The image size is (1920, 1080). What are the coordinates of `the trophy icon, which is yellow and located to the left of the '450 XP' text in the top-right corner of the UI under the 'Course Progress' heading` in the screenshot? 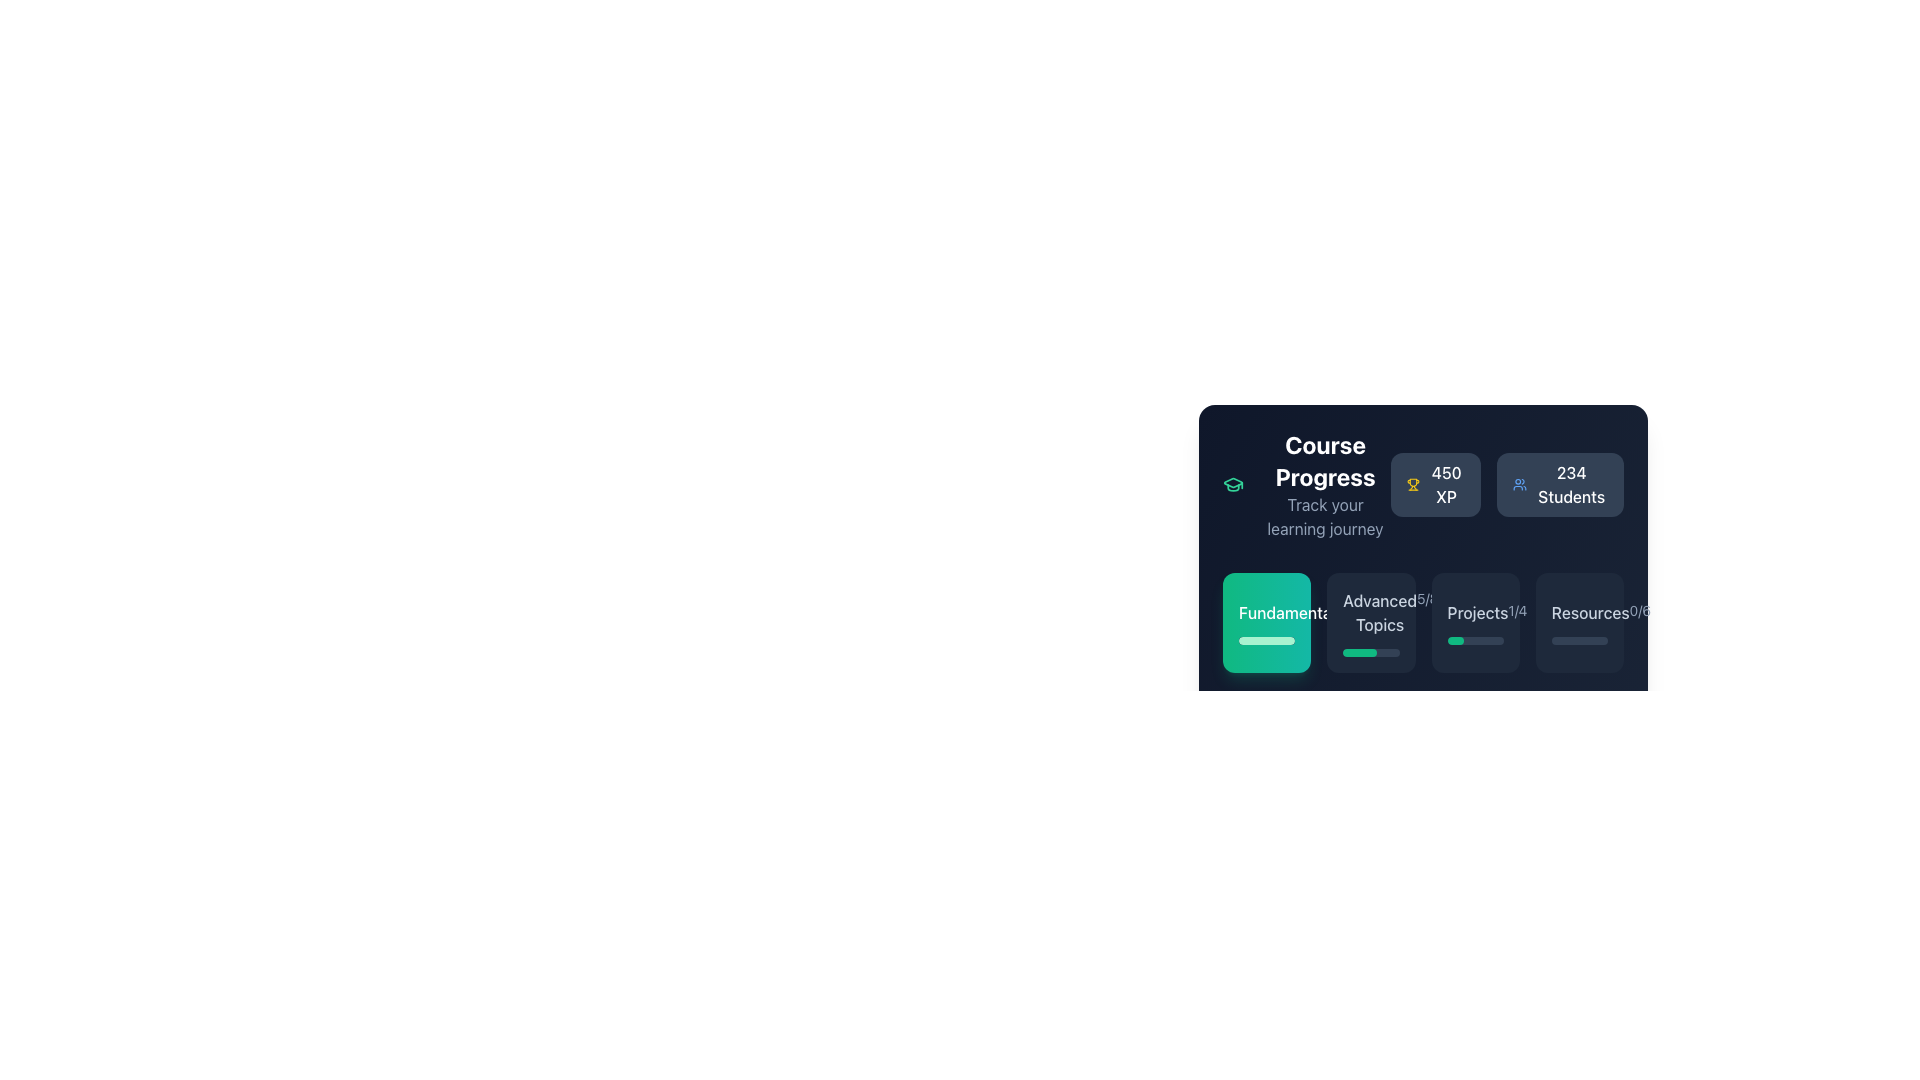 It's located at (1412, 485).